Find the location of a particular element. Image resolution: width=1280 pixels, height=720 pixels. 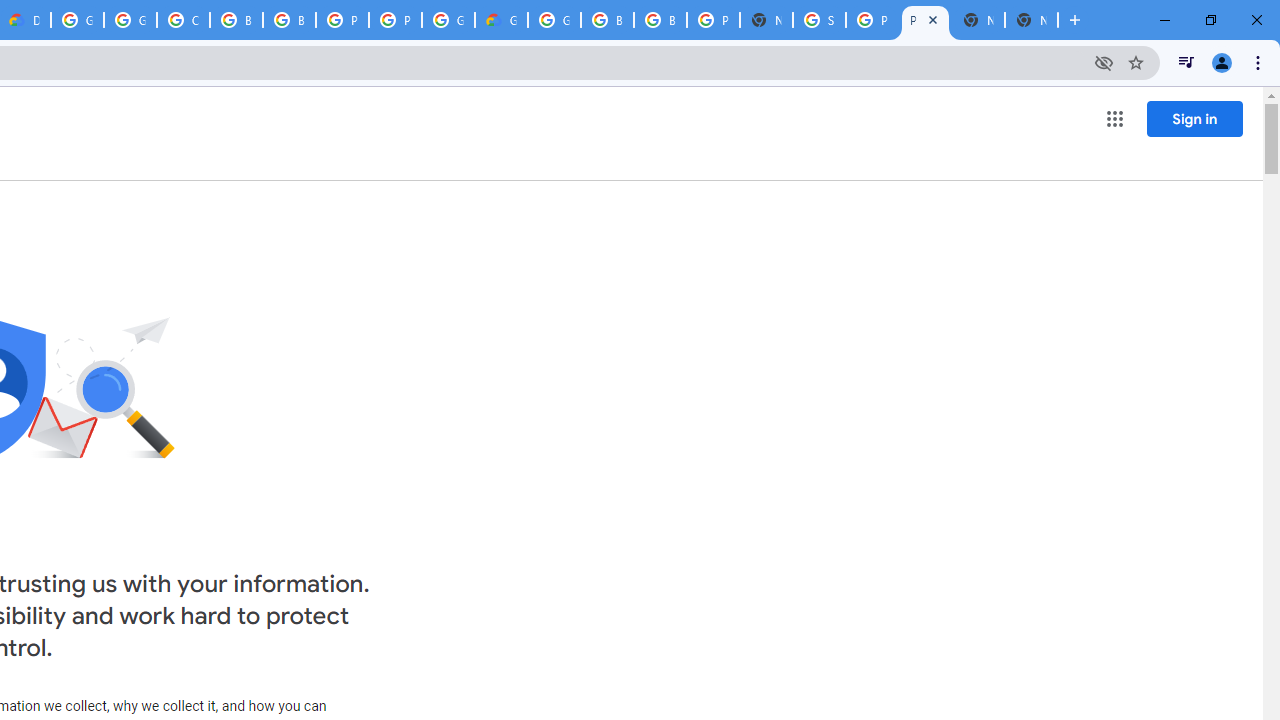

'Google Cloud Platform' is located at coordinates (447, 20).